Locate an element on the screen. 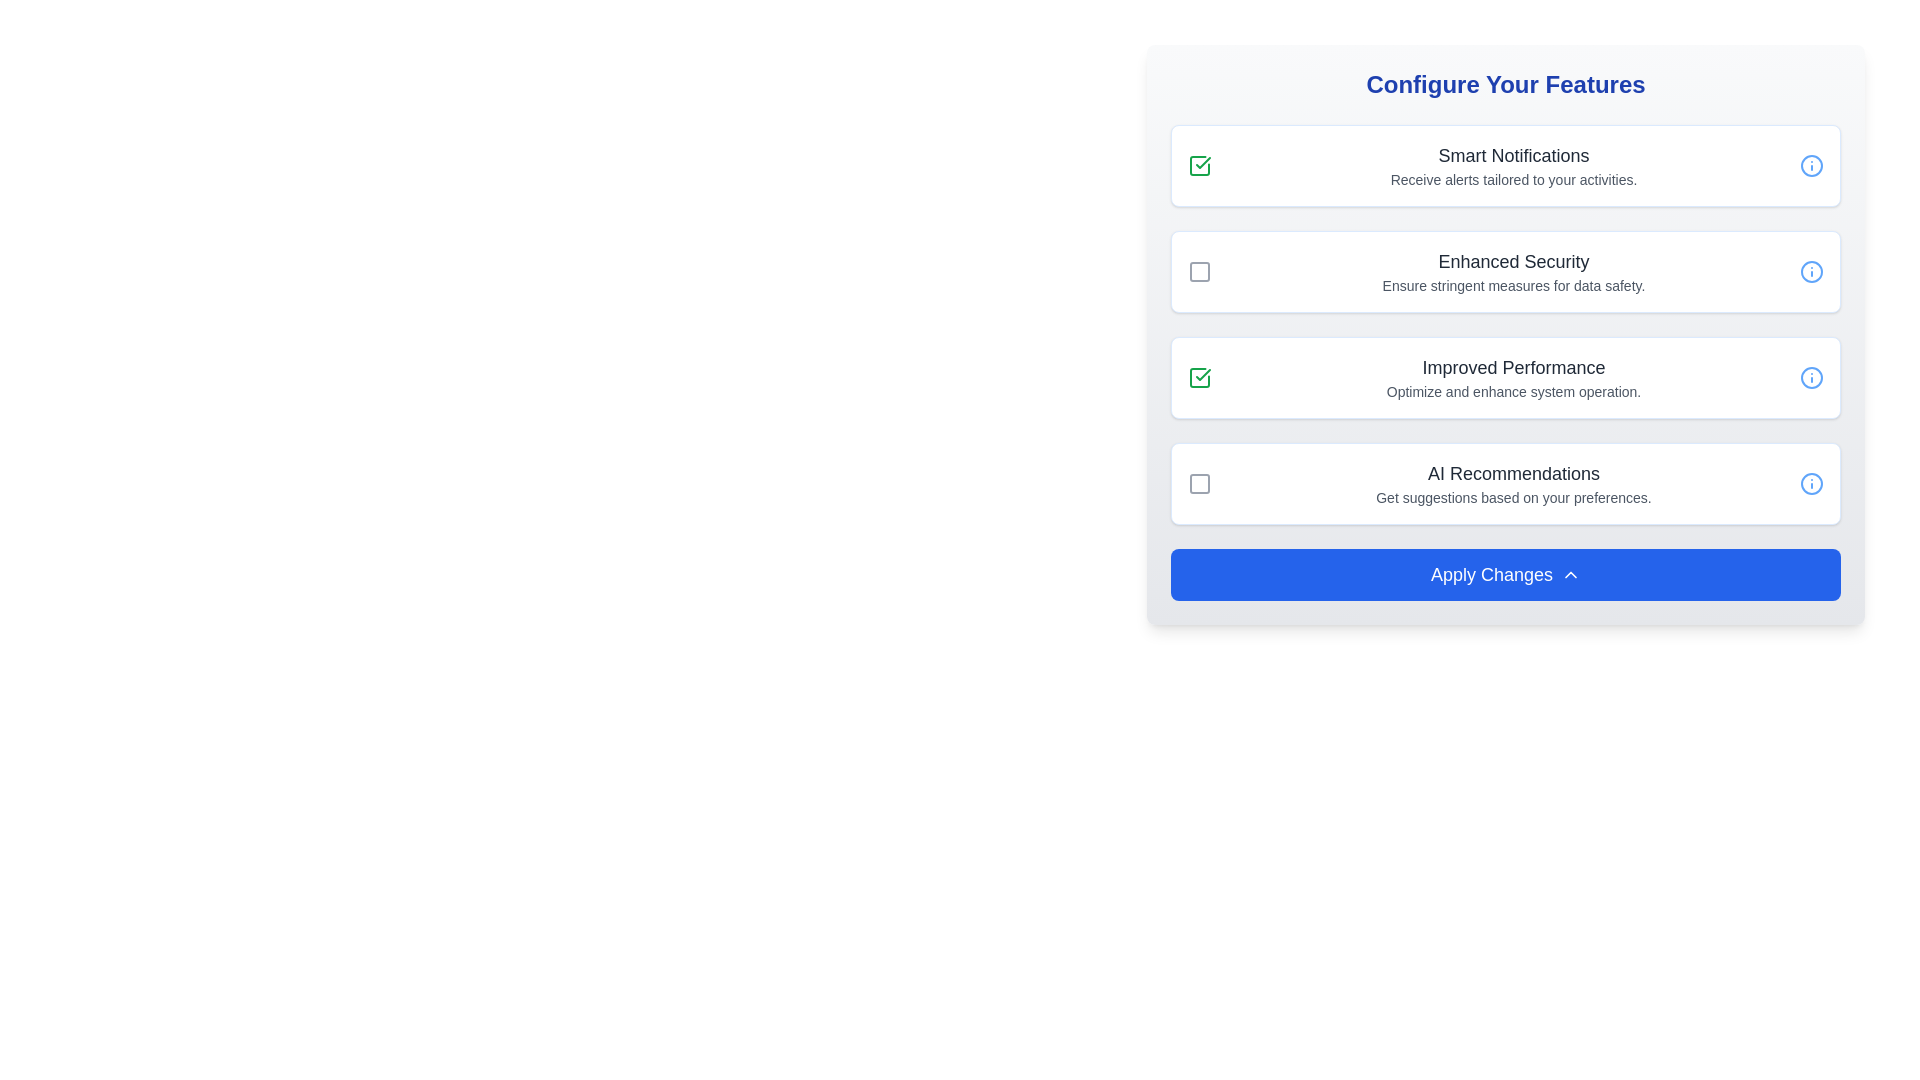 This screenshot has height=1080, width=1920. the first checkbox in the 'Configure Your Features' panel is located at coordinates (1200, 164).